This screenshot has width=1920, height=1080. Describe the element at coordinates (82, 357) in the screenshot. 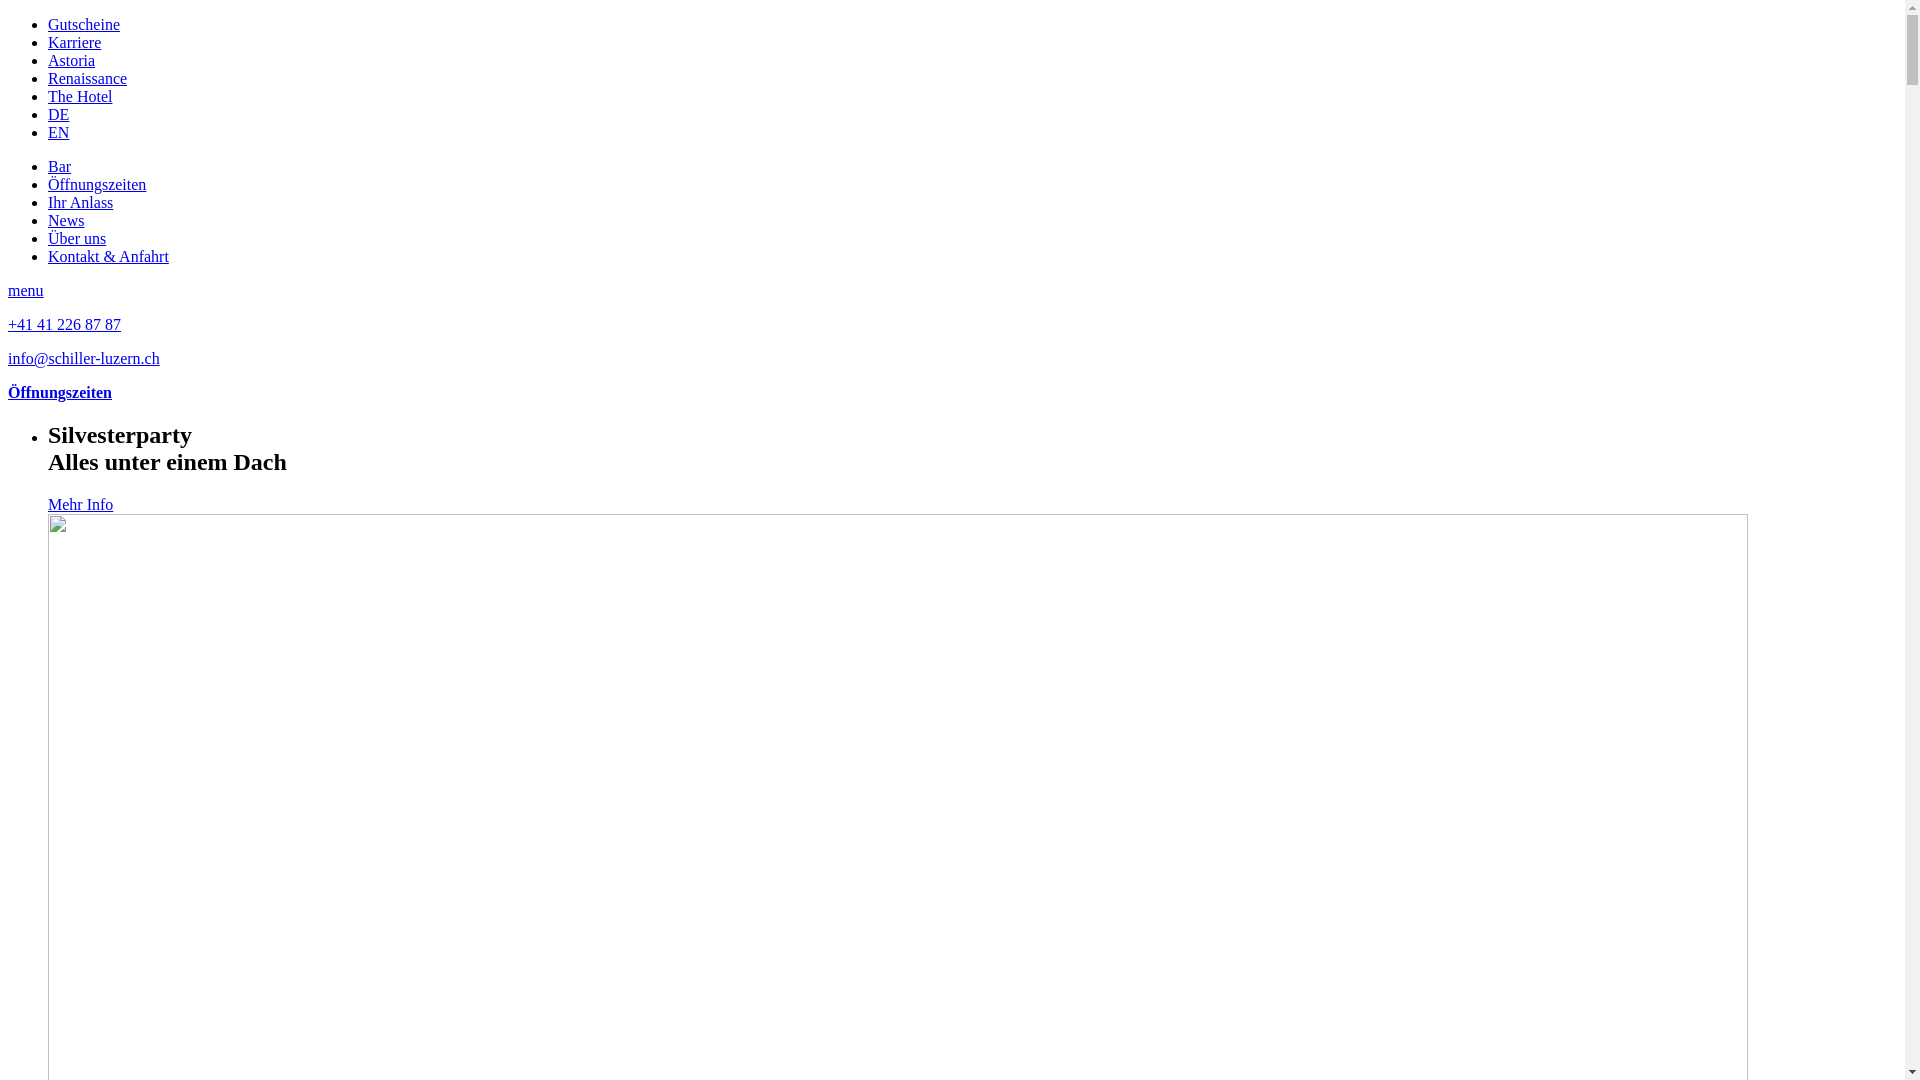

I see `'info@schiller-luzern.ch'` at that location.